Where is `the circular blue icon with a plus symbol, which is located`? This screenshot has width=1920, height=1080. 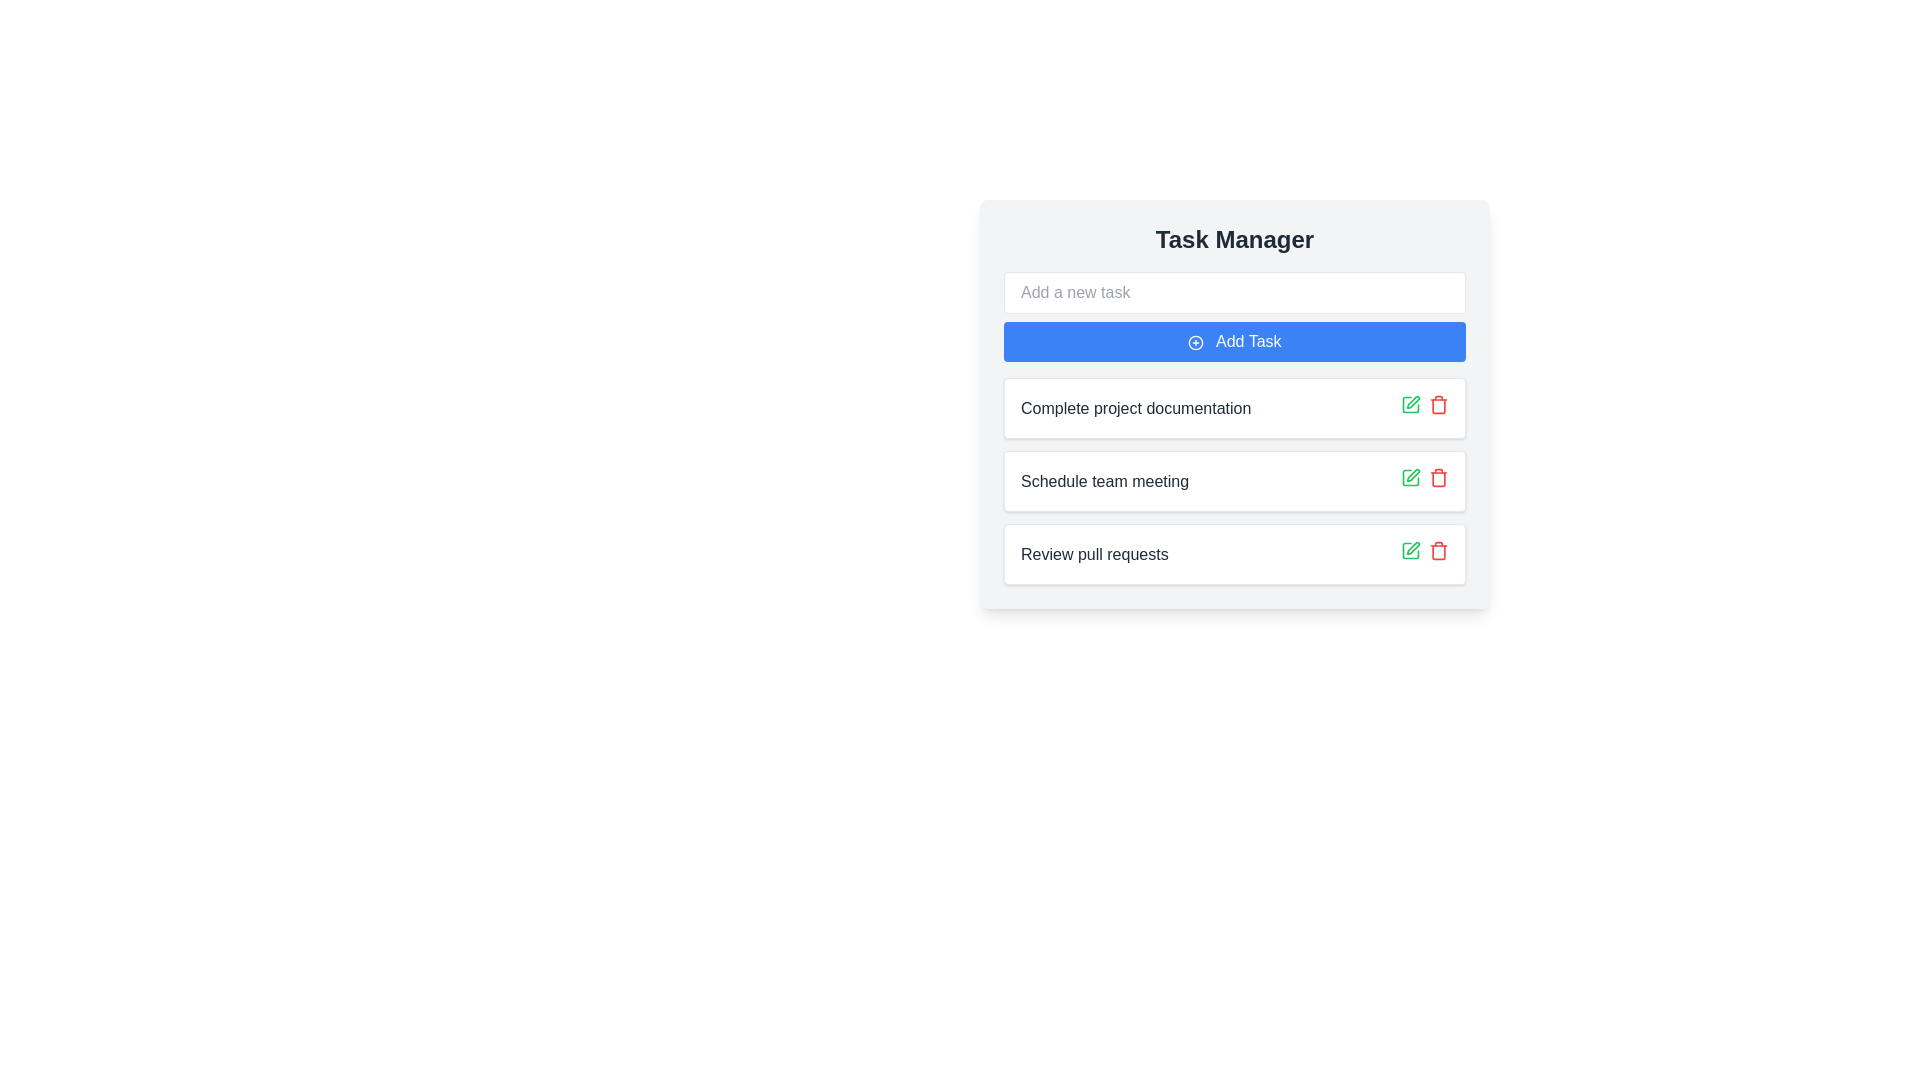
the circular blue icon with a plus symbol, which is located is located at coordinates (1196, 341).